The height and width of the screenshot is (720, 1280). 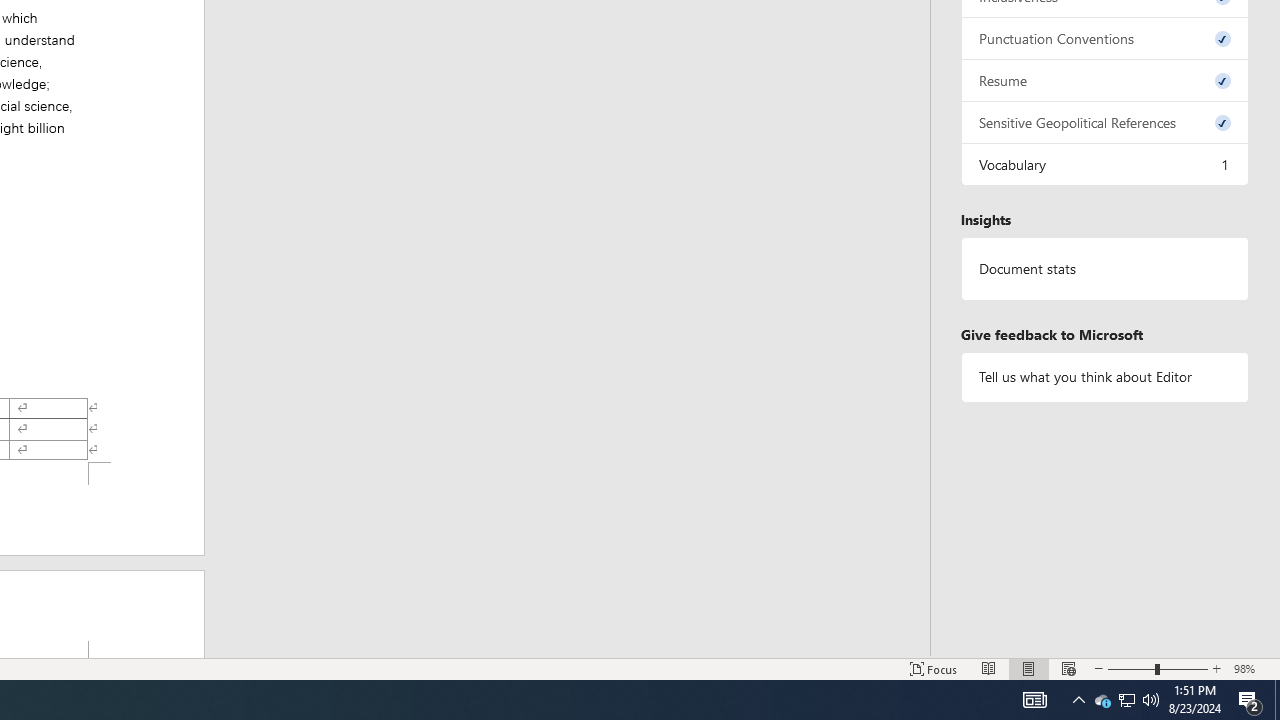 I want to click on 'Vocabulary, 1 issue. Press space or enter to review items.', so click(x=1104, y=163).